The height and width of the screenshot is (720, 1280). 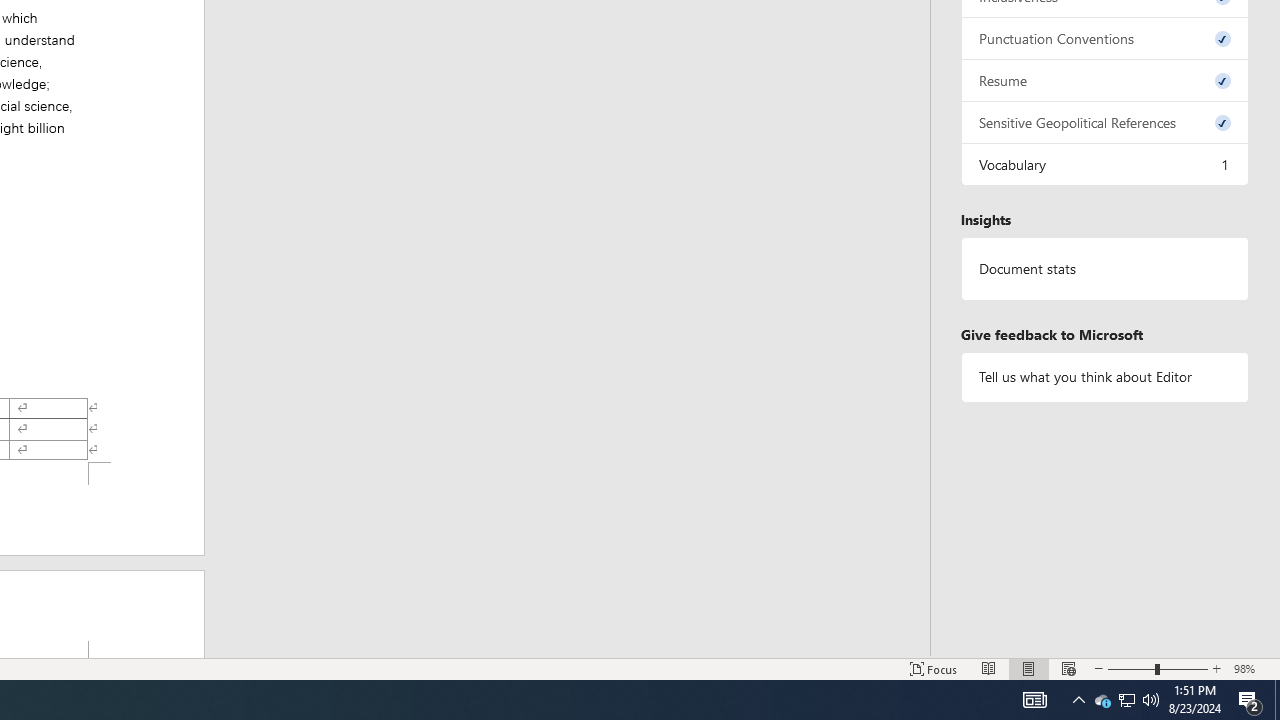 I want to click on 'Vocabulary, 1 issue. Press space or enter to review items.', so click(x=1104, y=163).